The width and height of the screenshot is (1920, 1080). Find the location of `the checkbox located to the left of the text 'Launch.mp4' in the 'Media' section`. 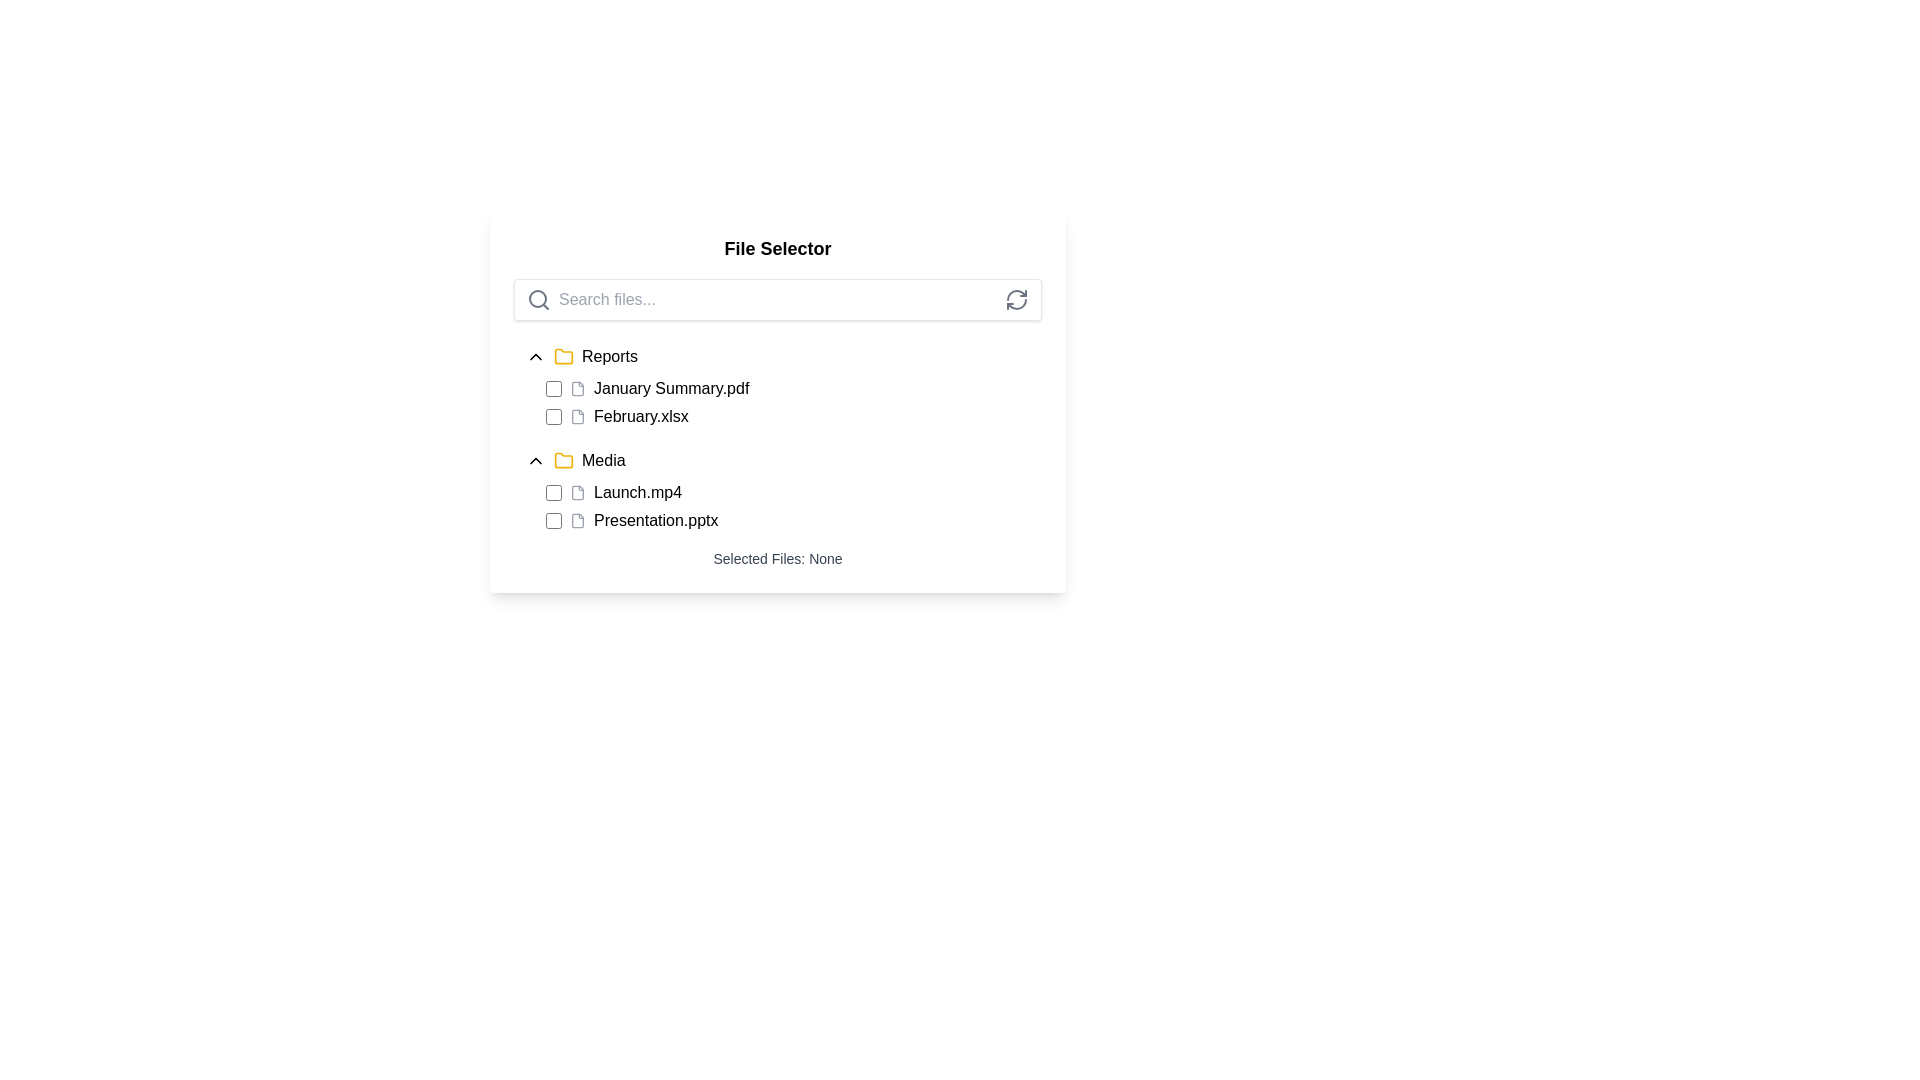

the checkbox located to the left of the text 'Launch.mp4' in the 'Media' section is located at coordinates (553, 493).